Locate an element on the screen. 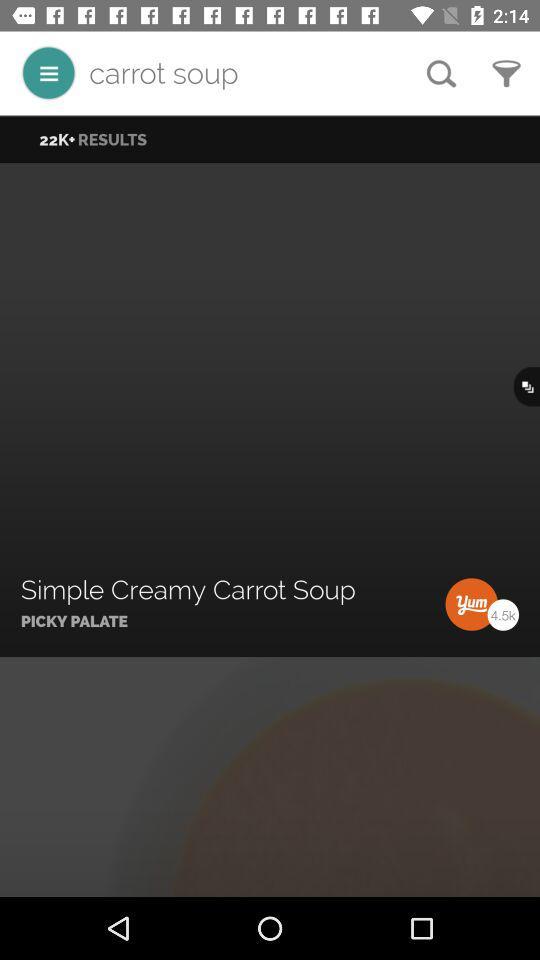  menu bar is located at coordinates (48, 73).